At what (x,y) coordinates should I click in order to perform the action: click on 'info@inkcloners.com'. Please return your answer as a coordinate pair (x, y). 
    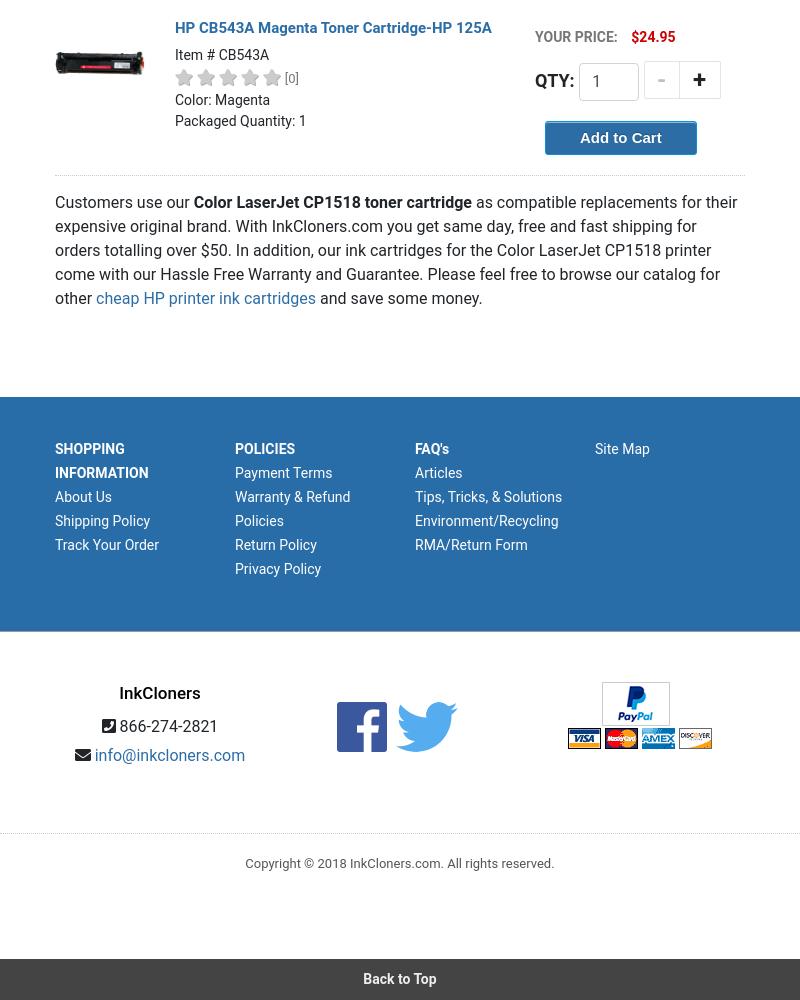
    Looking at the image, I should click on (168, 755).